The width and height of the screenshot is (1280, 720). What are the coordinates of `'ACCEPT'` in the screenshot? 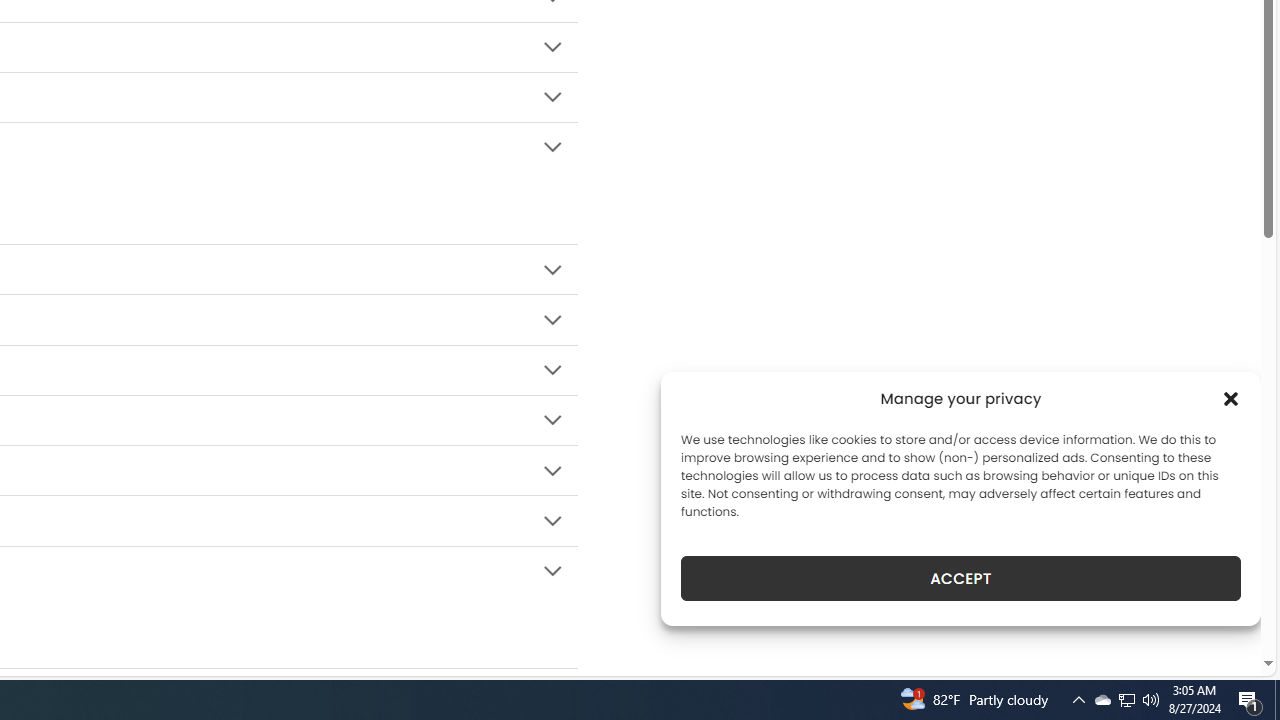 It's located at (961, 578).